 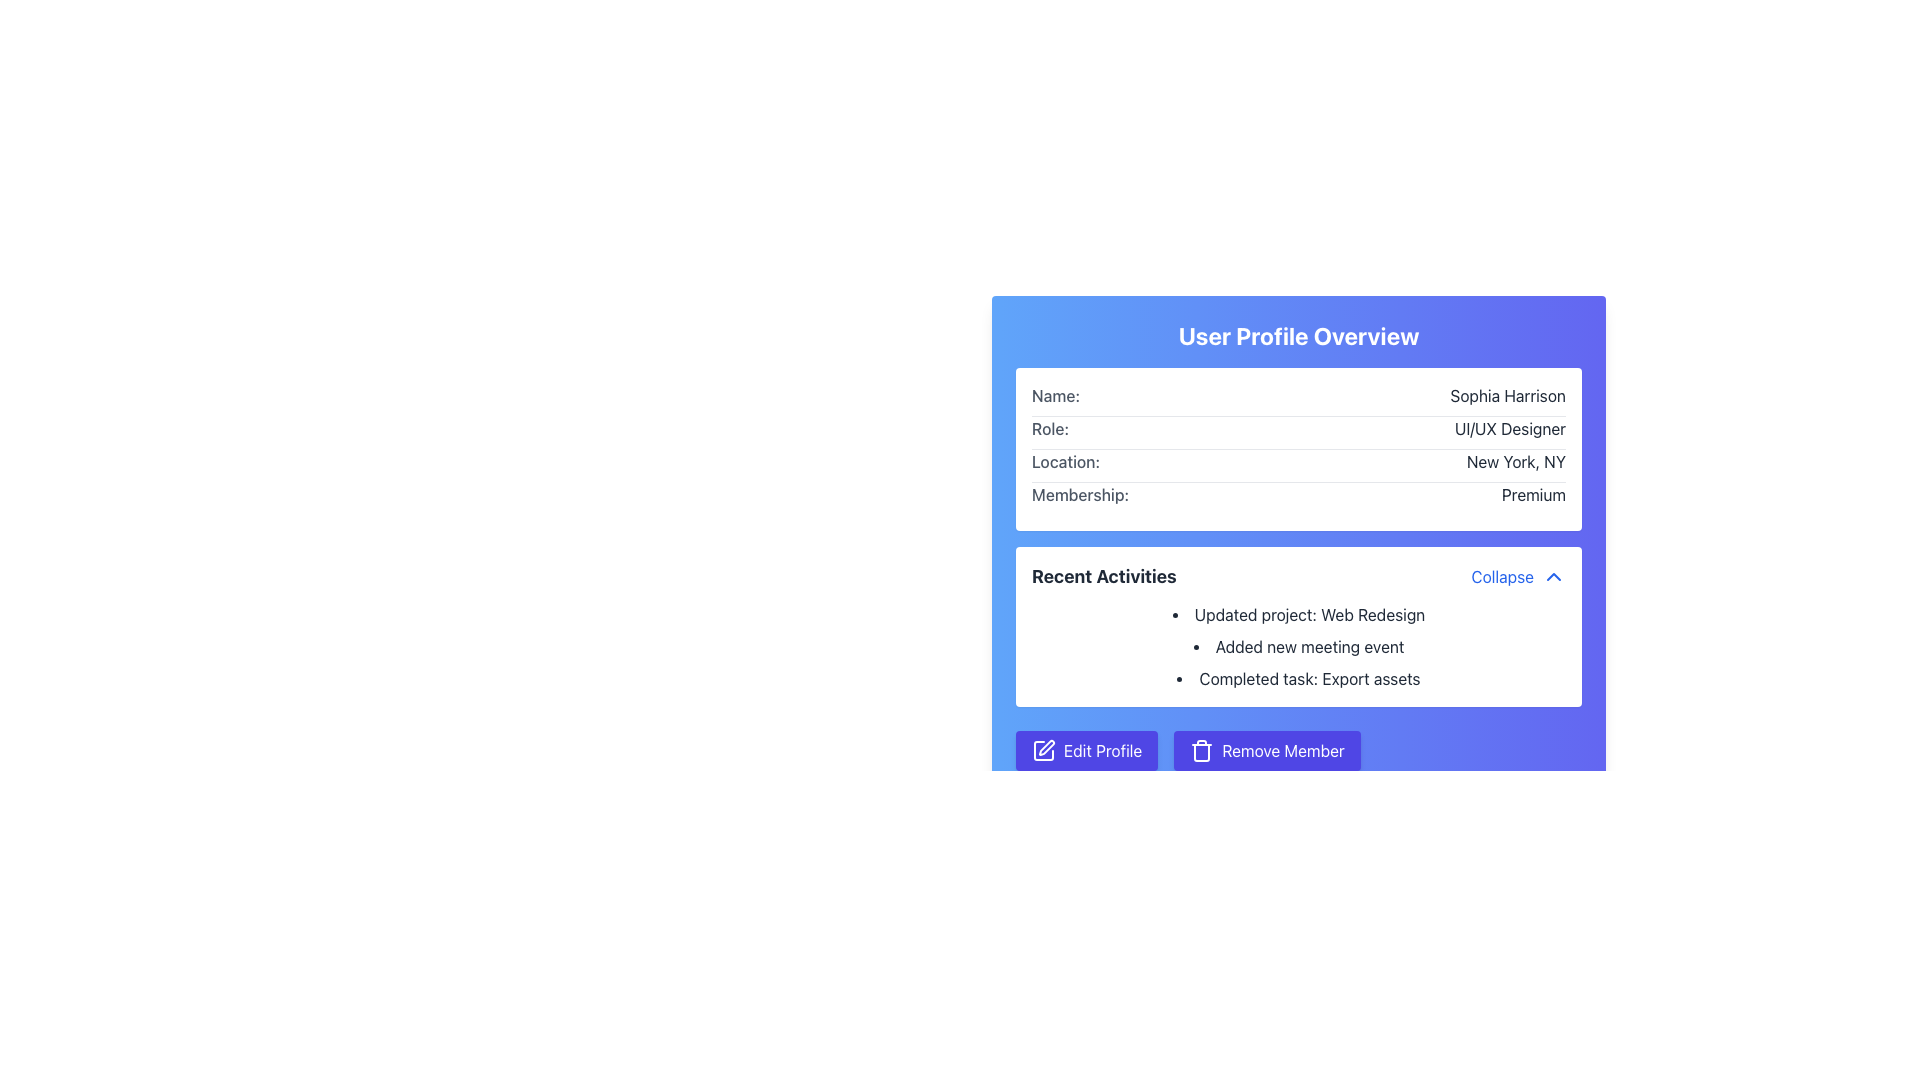 What do you see at coordinates (1510, 427) in the screenshot?
I see `the Text Label displaying 'UI/UX Designer' in the user profile interface, which is aligned to the right of the 'Role:' label` at bounding box center [1510, 427].